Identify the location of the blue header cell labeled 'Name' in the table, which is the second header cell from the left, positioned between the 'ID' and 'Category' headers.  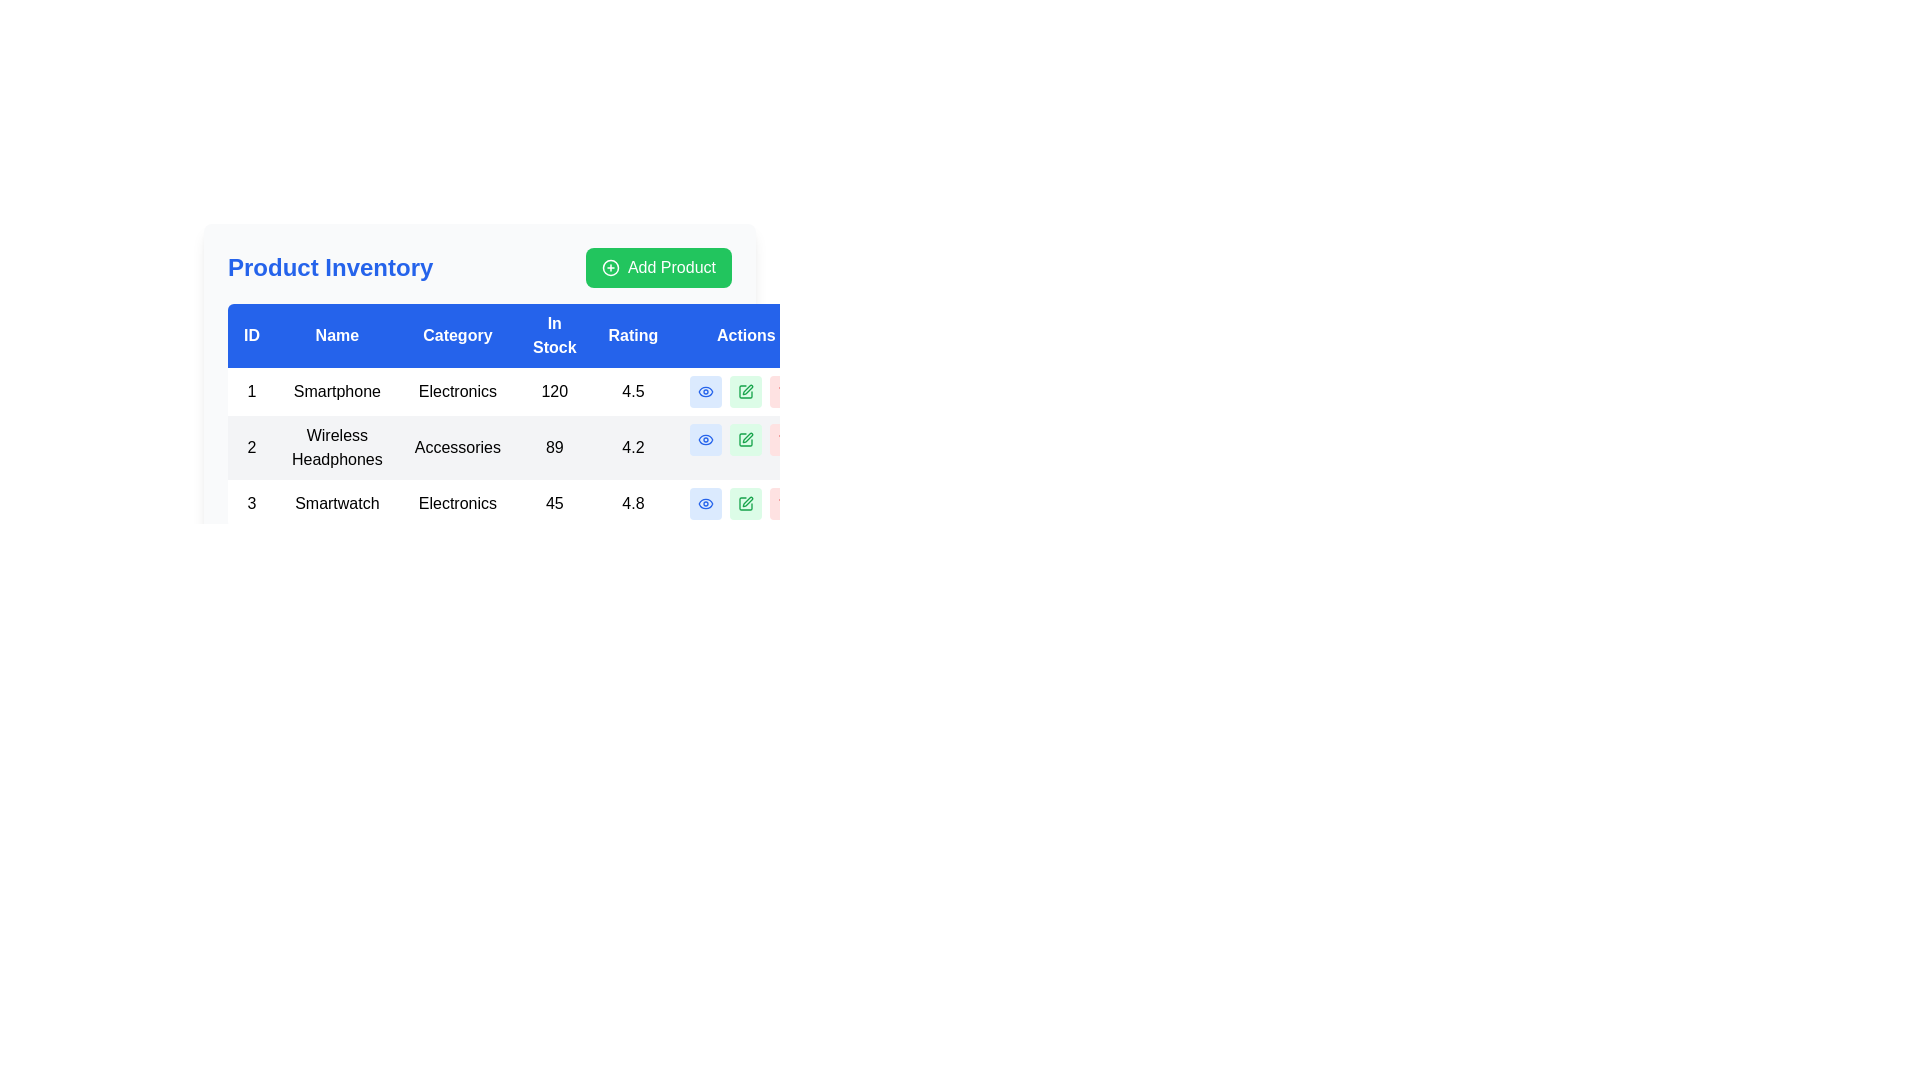
(337, 334).